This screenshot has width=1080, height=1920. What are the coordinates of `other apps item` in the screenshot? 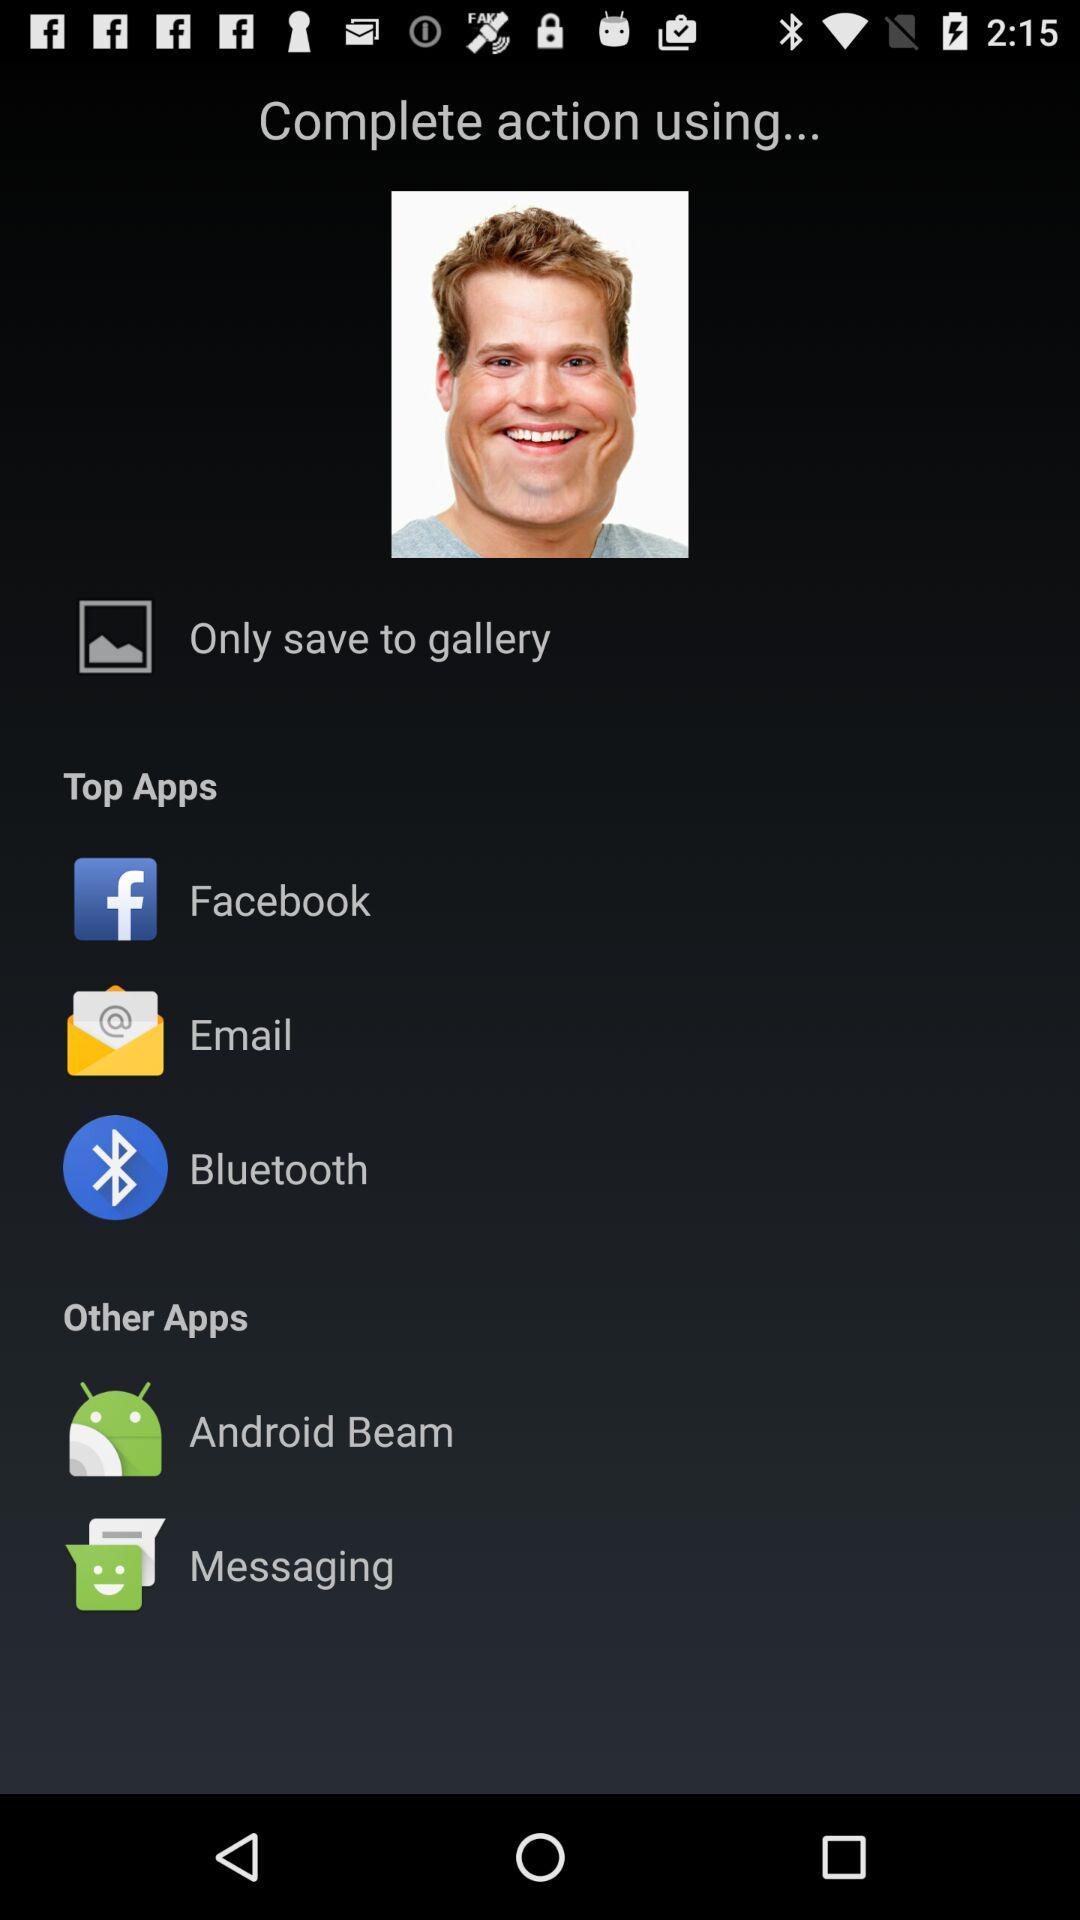 It's located at (154, 1316).